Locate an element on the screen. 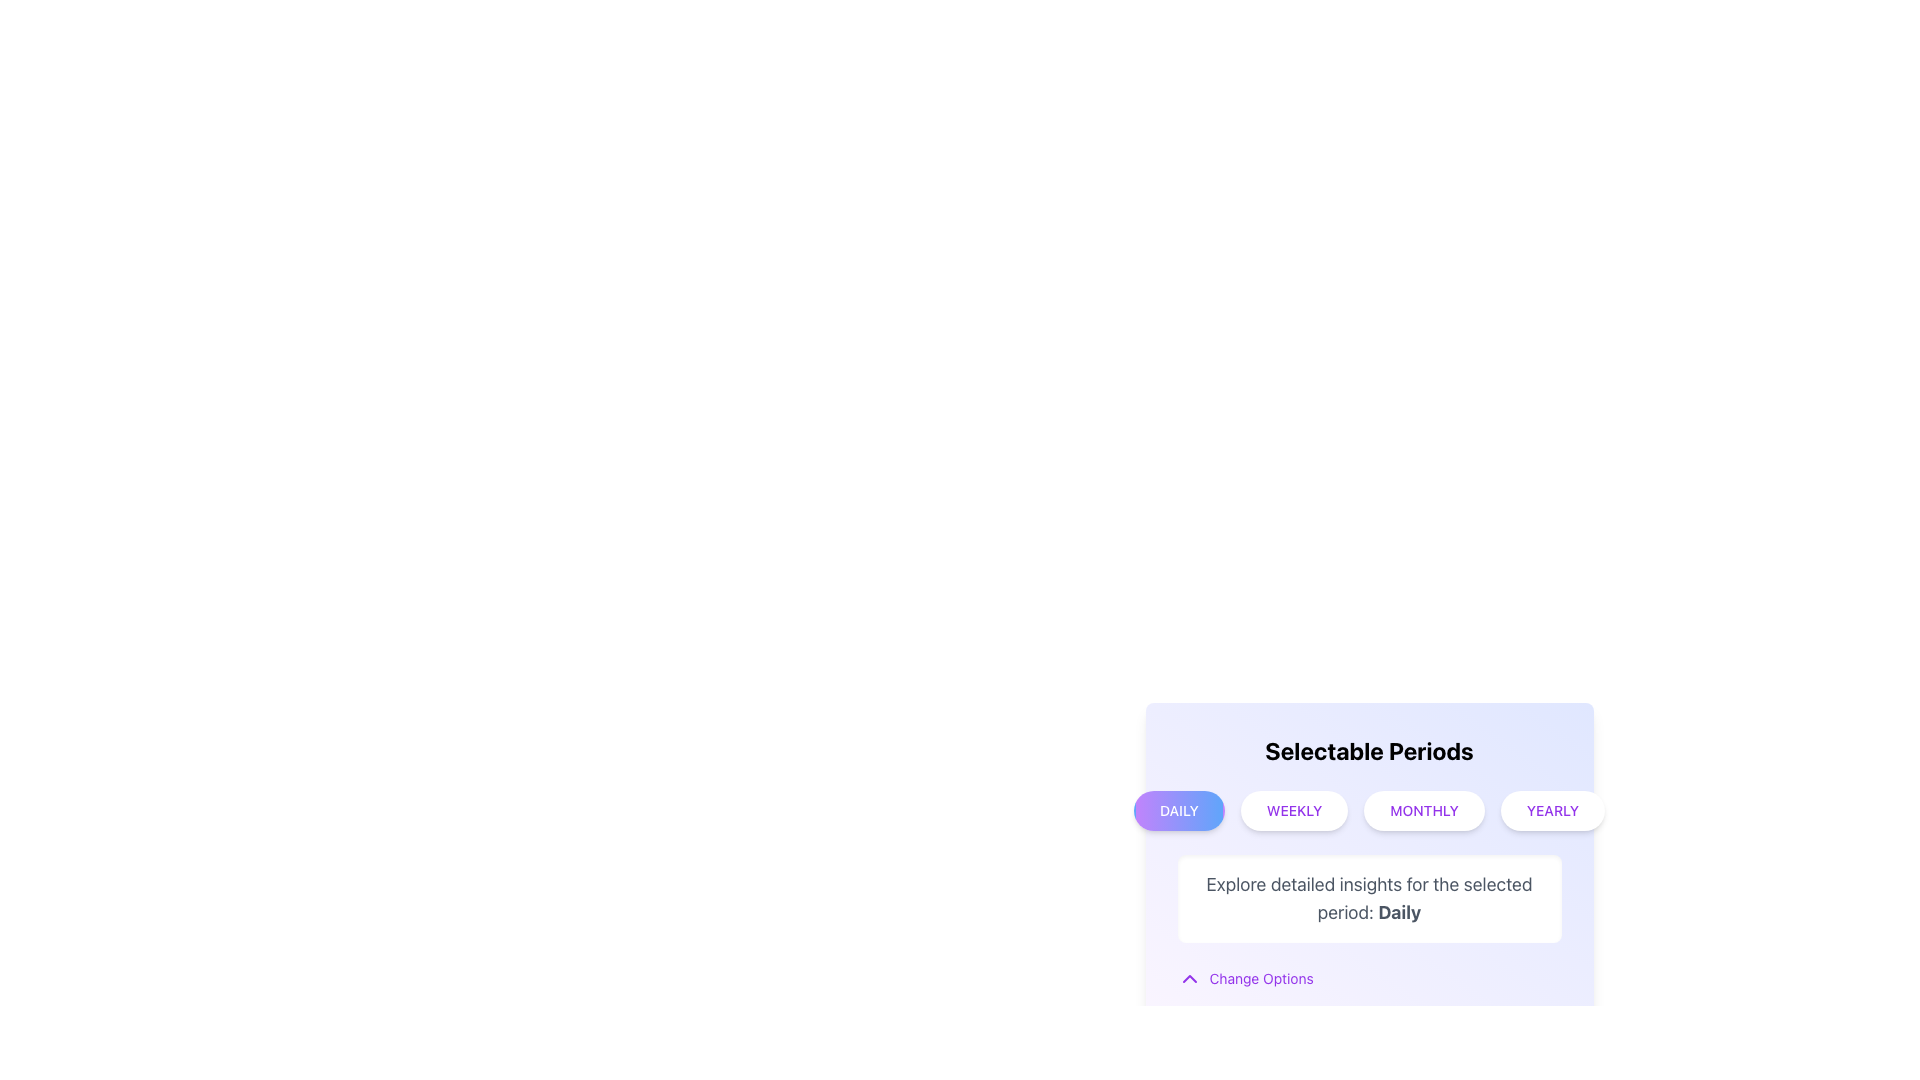 The image size is (1920, 1080). the 'DAILY' button, which has a gradient background transitioning from purple to blue and displays the text 'DAILY' in uppercase white font, located in the 'Selectable Periods' section is located at coordinates (1179, 810).